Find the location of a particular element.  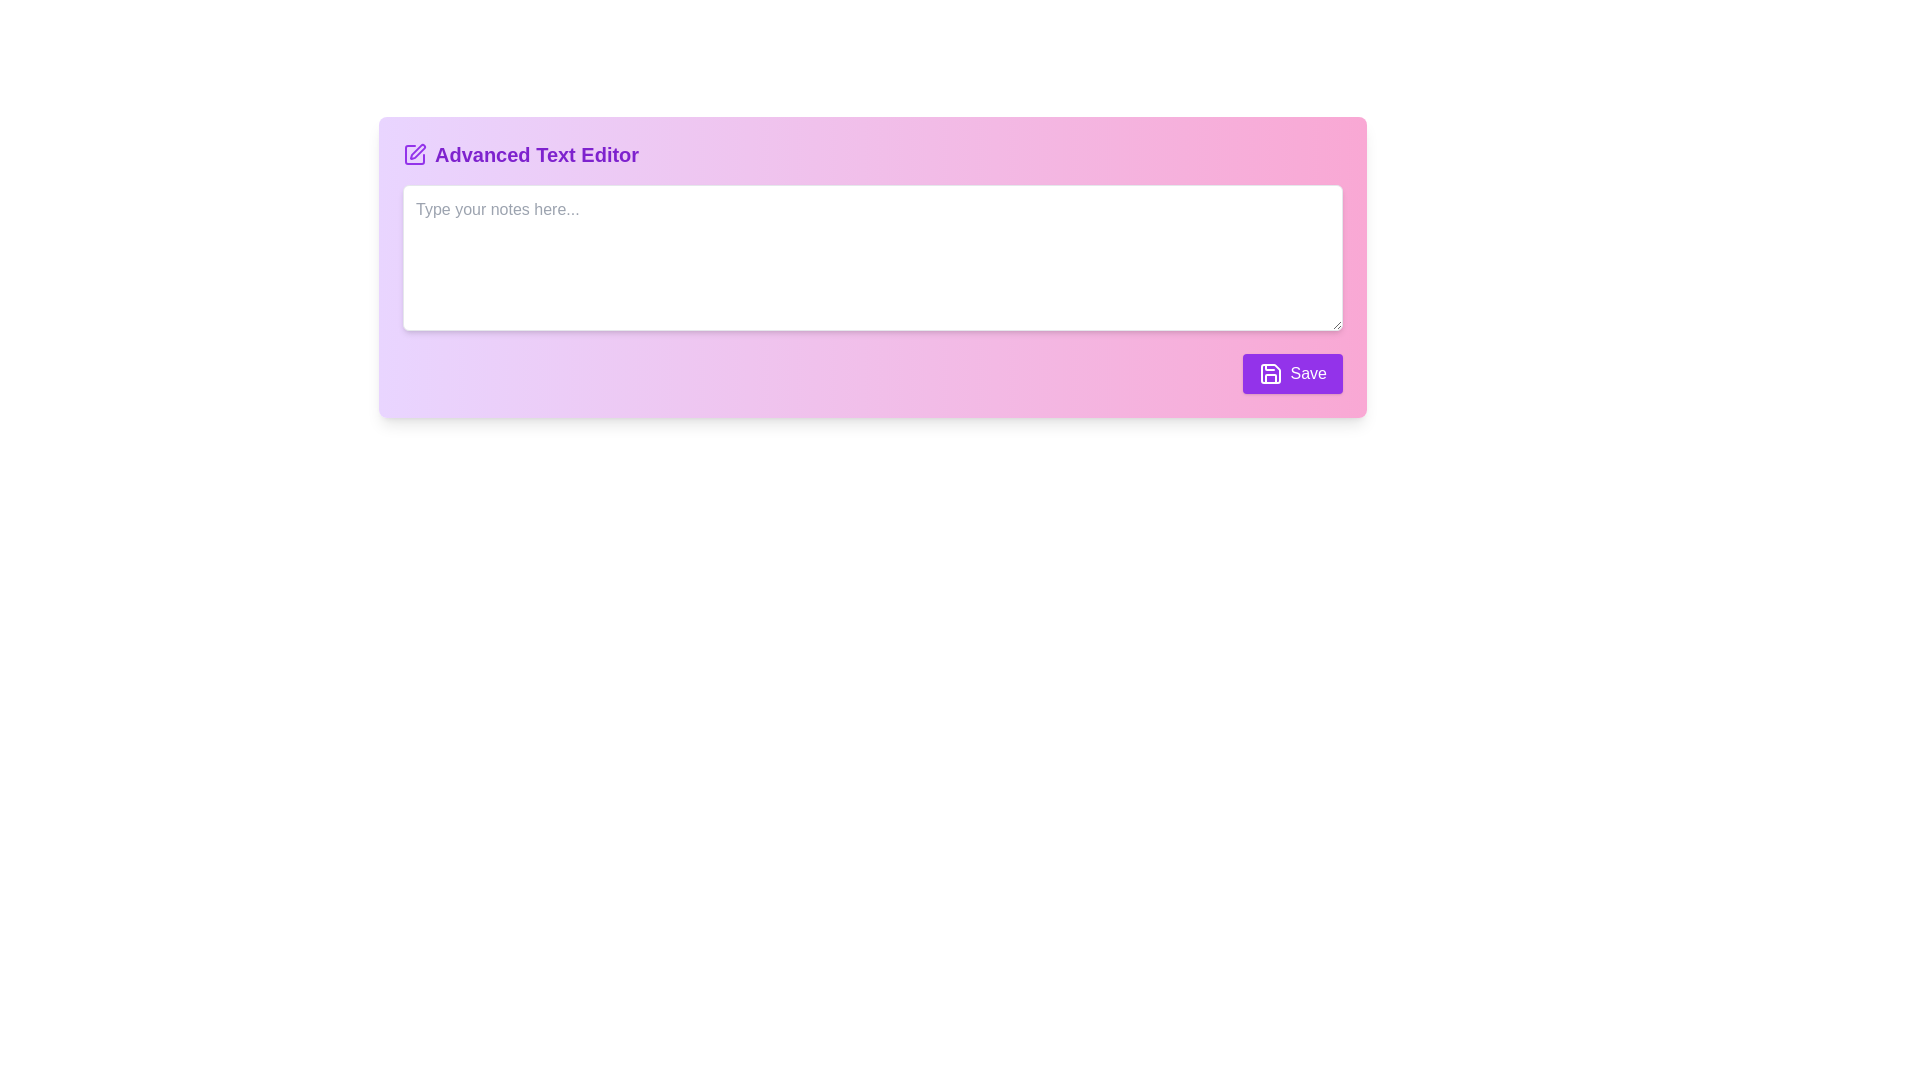

the 'Save' button with a purple background and white text is located at coordinates (1292, 374).